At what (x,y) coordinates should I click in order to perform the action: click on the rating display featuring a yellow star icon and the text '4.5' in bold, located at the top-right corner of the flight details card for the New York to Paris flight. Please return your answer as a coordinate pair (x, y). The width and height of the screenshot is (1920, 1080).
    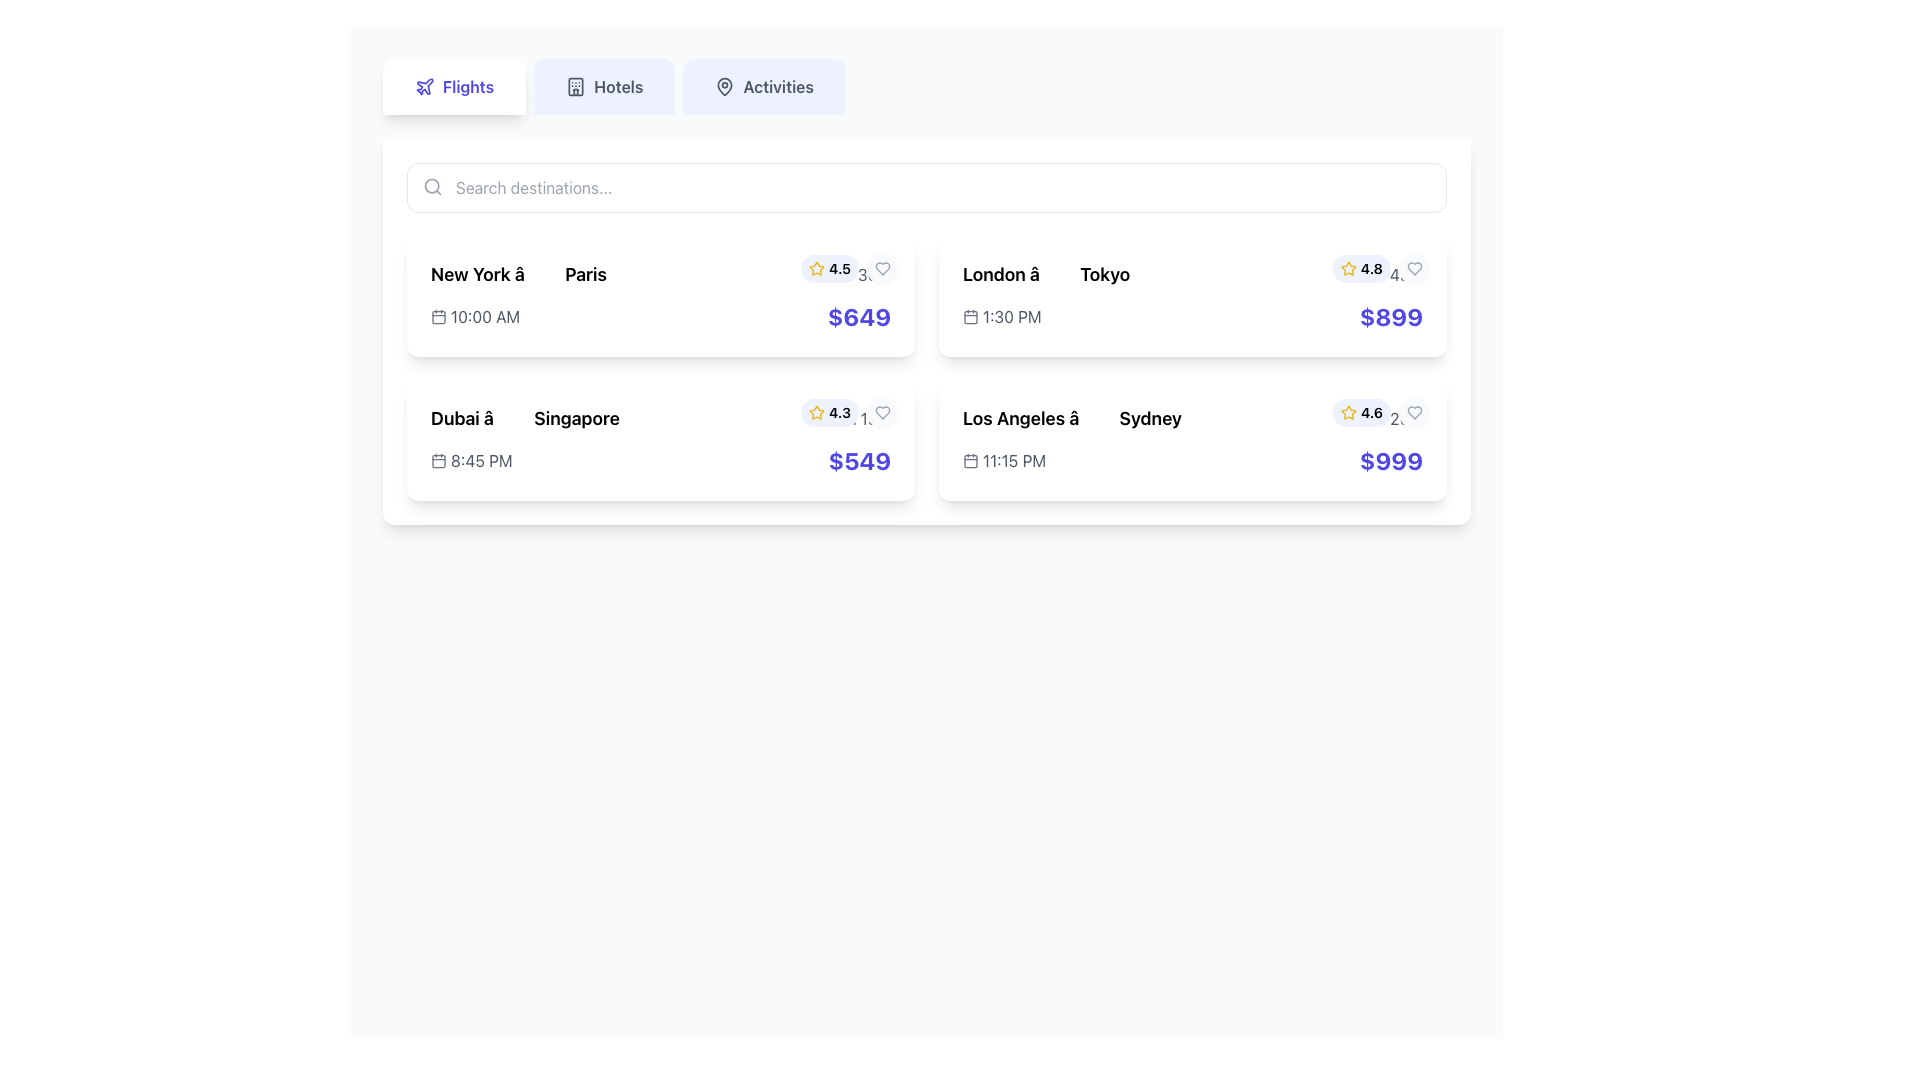
    Looking at the image, I should click on (849, 268).